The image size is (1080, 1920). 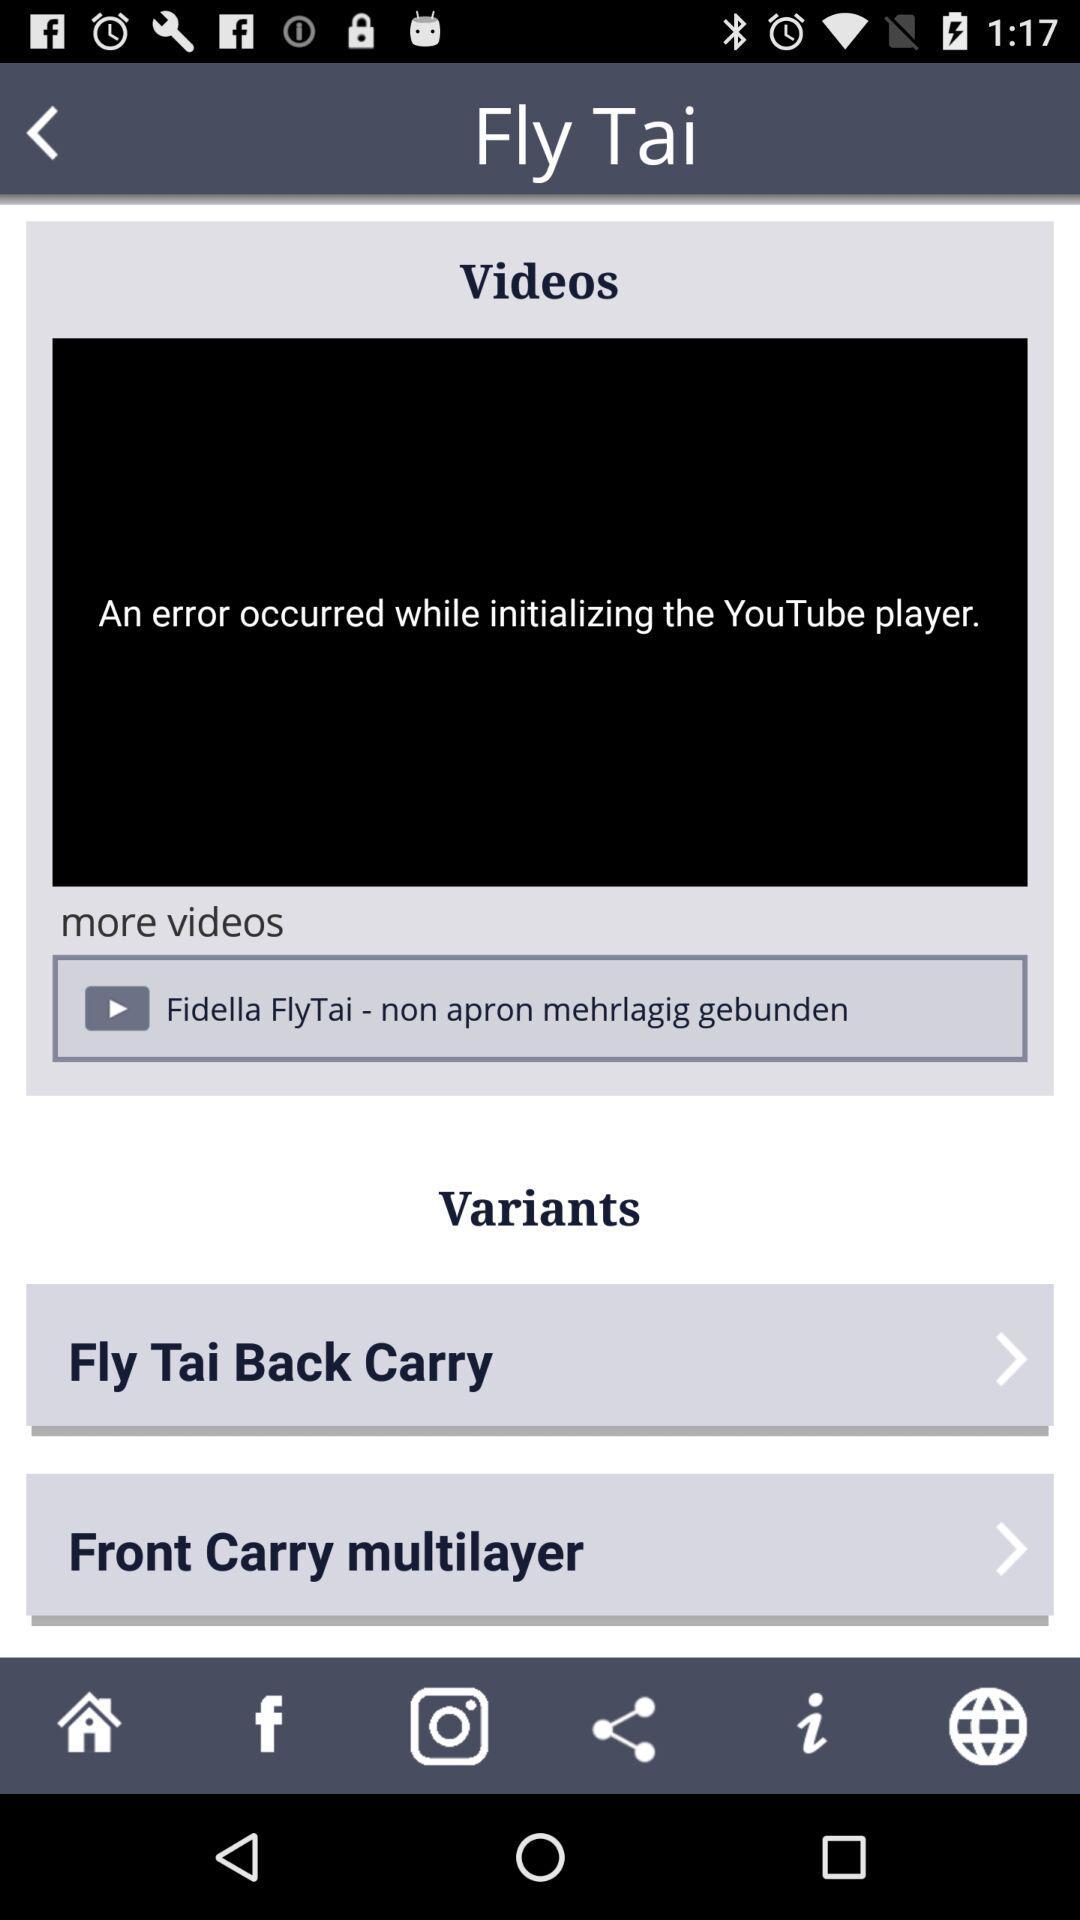 I want to click on search web, so click(x=990, y=1724).